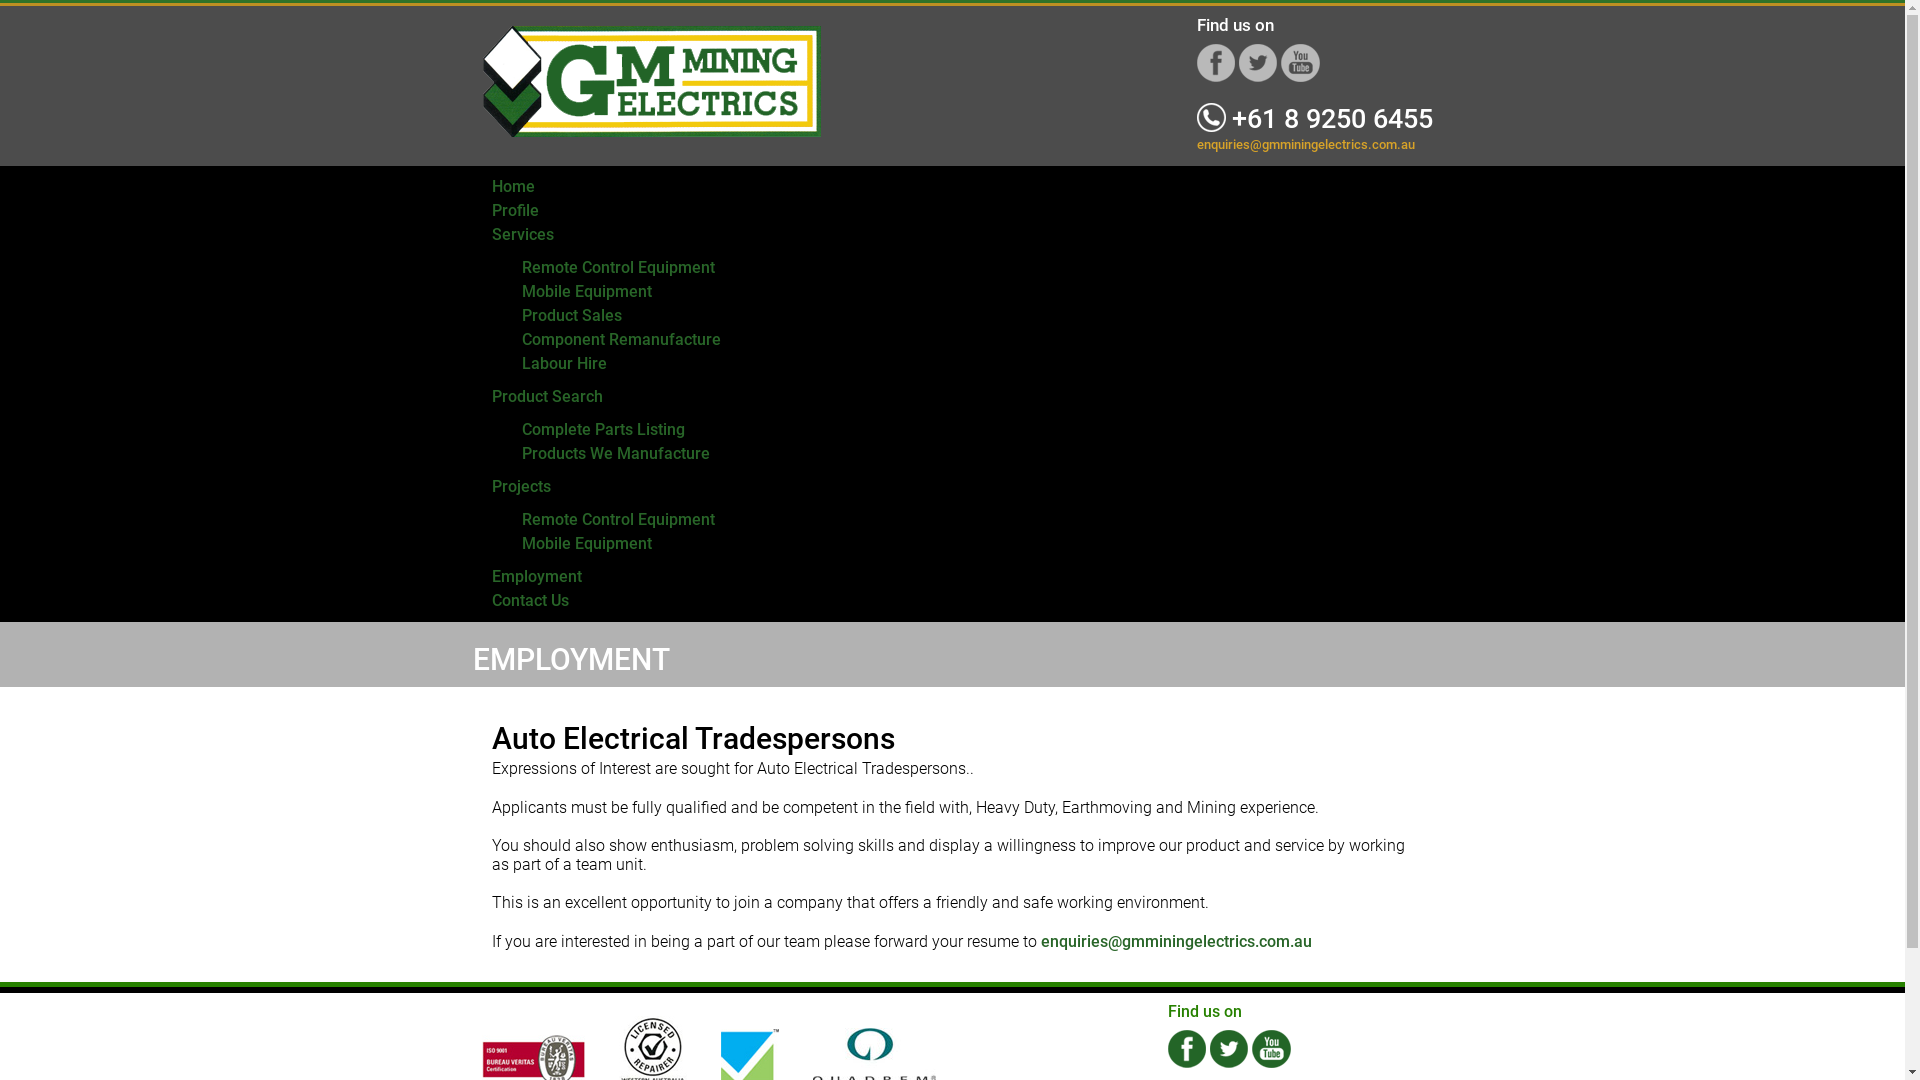  Describe the element at coordinates (491, 210) in the screenshot. I see `'Profile'` at that location.